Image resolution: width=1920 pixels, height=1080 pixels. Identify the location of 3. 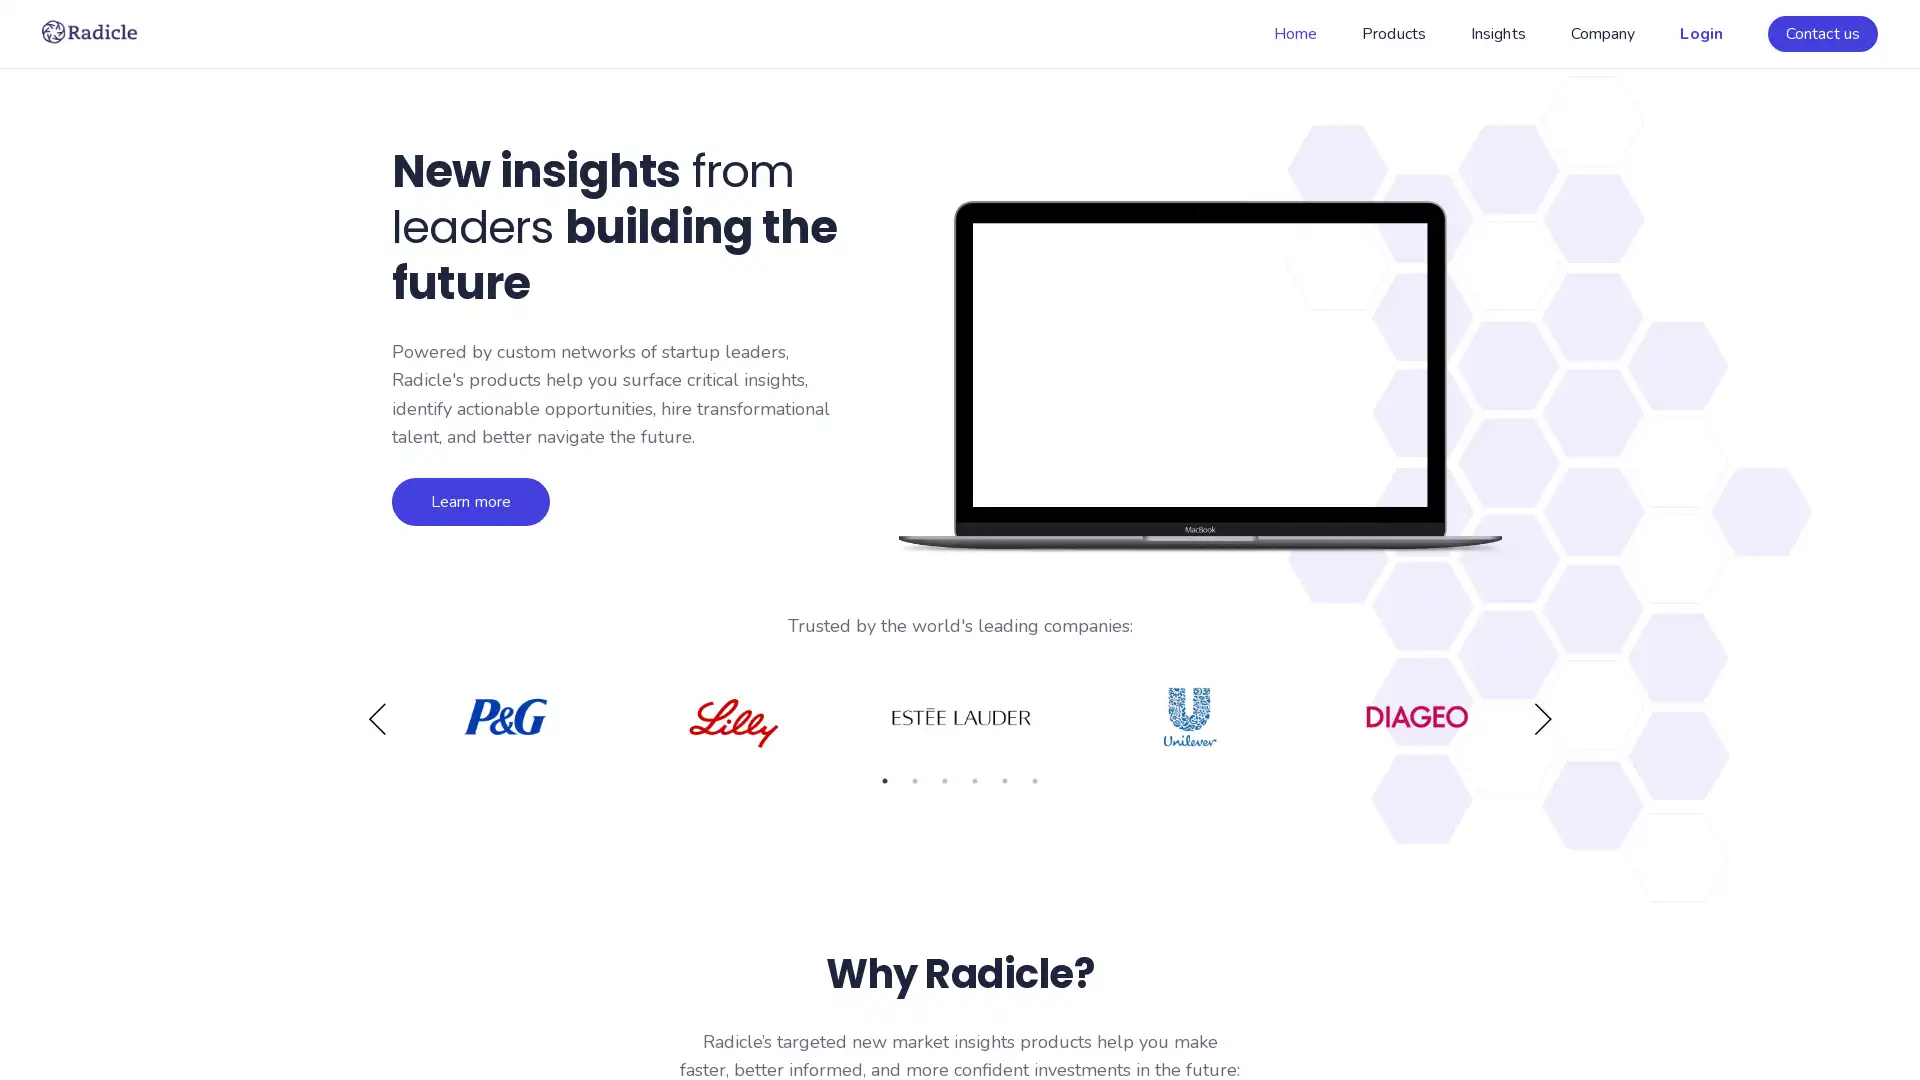
(944, 785).